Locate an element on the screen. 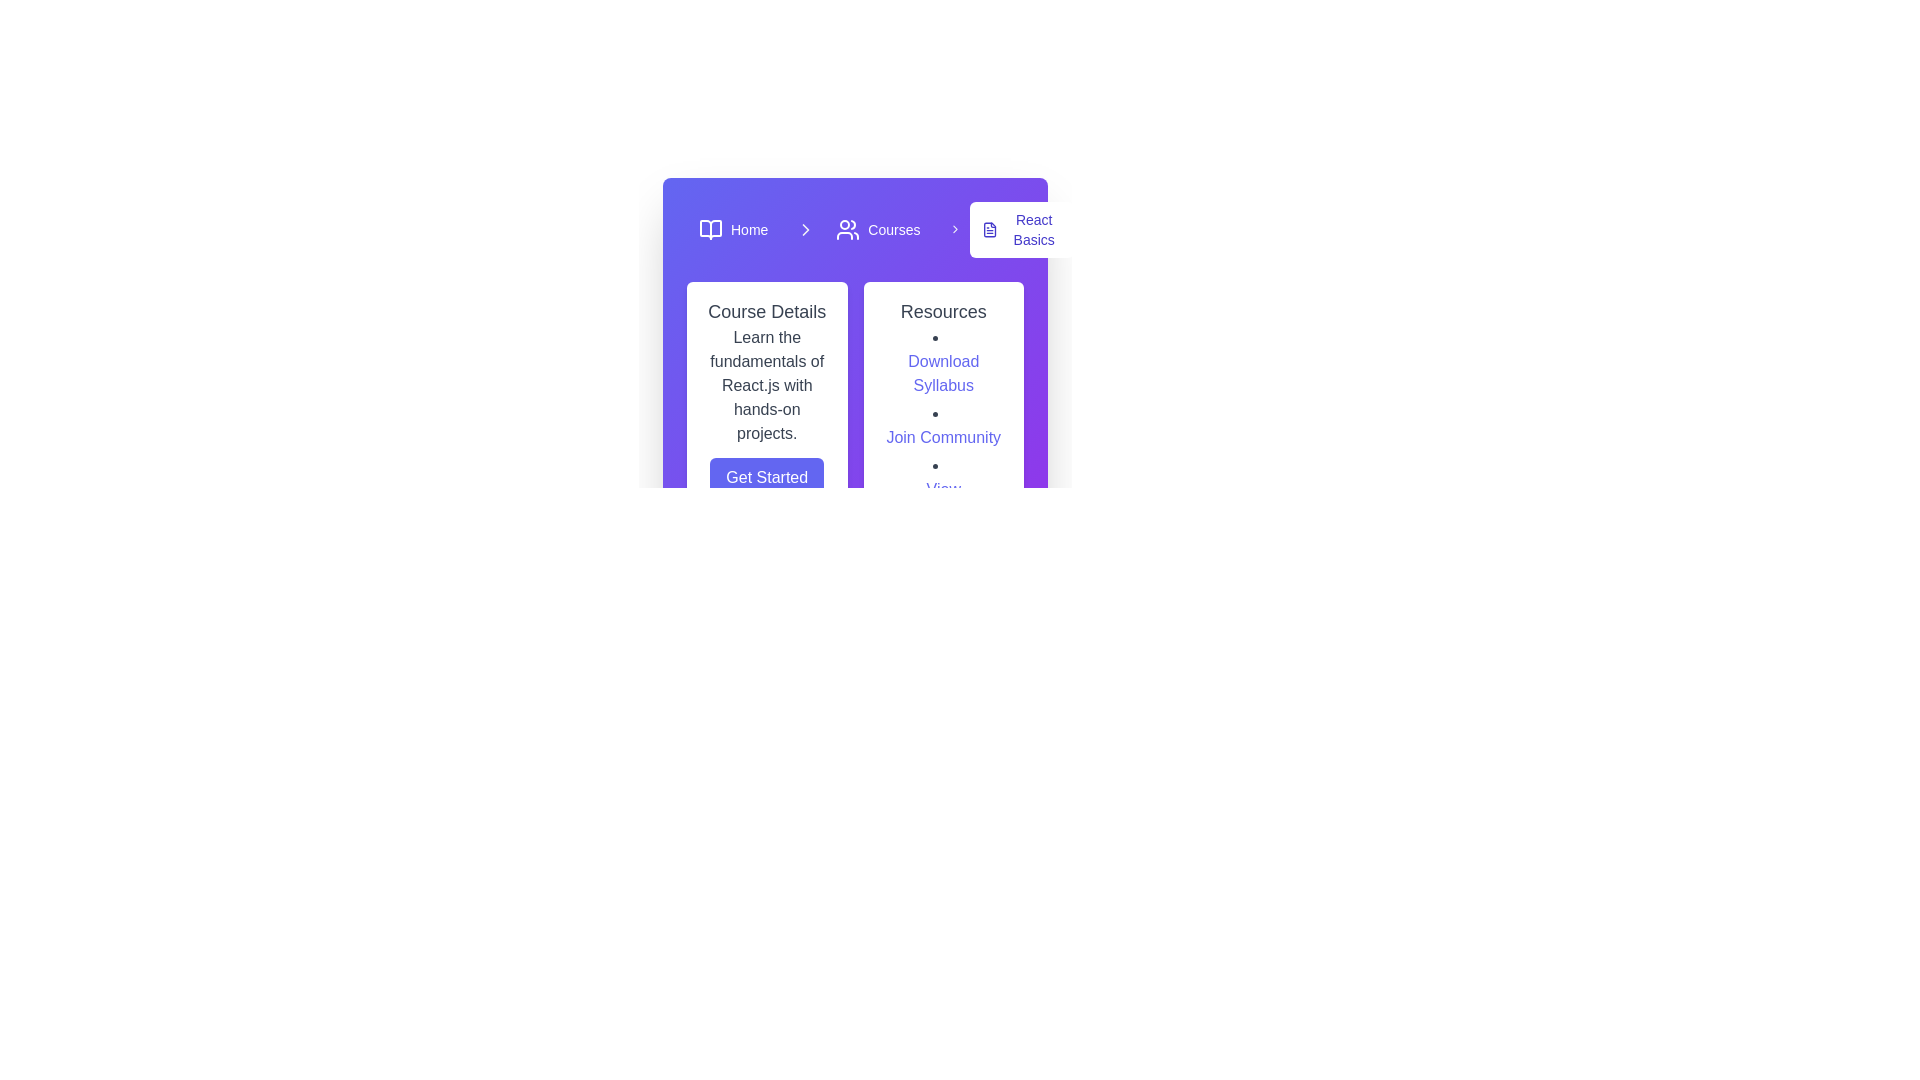 This screenshot has height=1080, width=1920. the 'Courses' icon located to the left of the 'Courses' label in the navigation bar is located at coordinates (848, 229).